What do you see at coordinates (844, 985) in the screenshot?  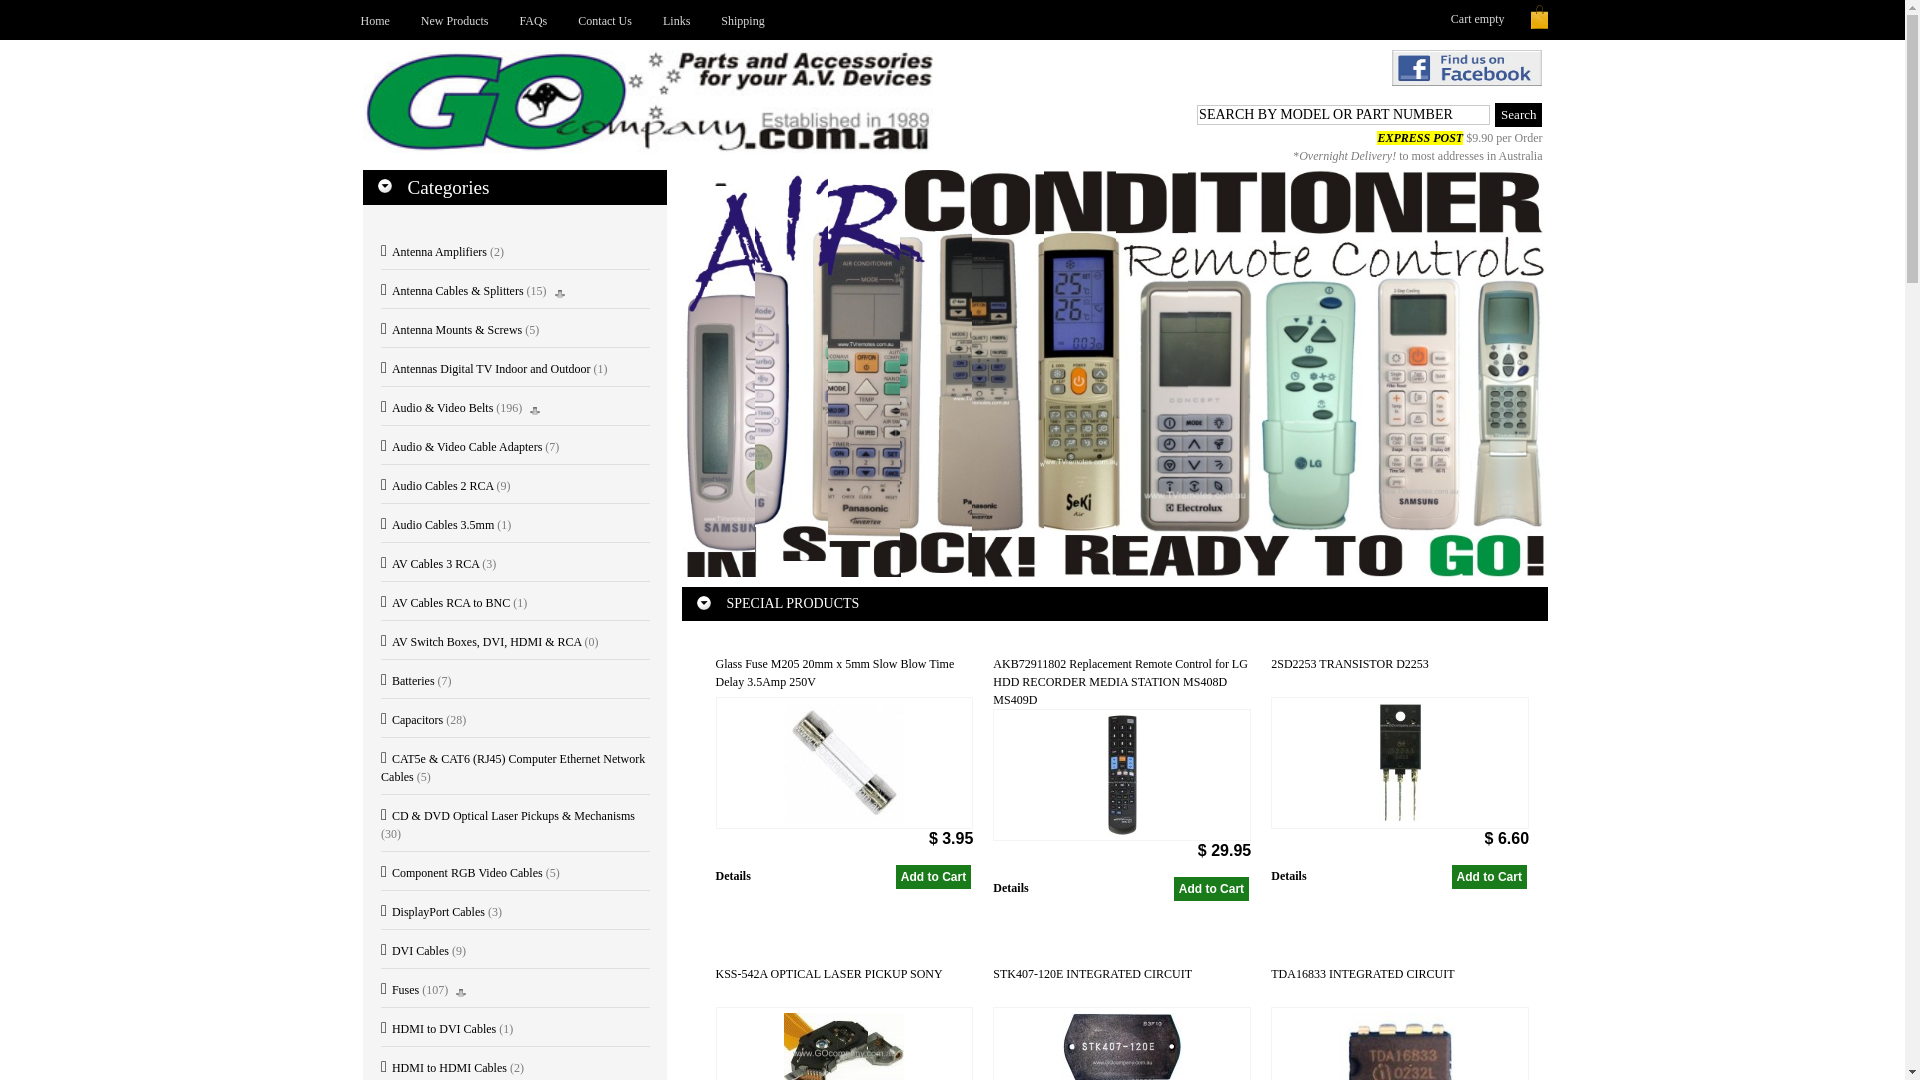 I see `'KSS-542A OPTICAL LASER PICKUP SONY'` at bounding box center [844, 985].